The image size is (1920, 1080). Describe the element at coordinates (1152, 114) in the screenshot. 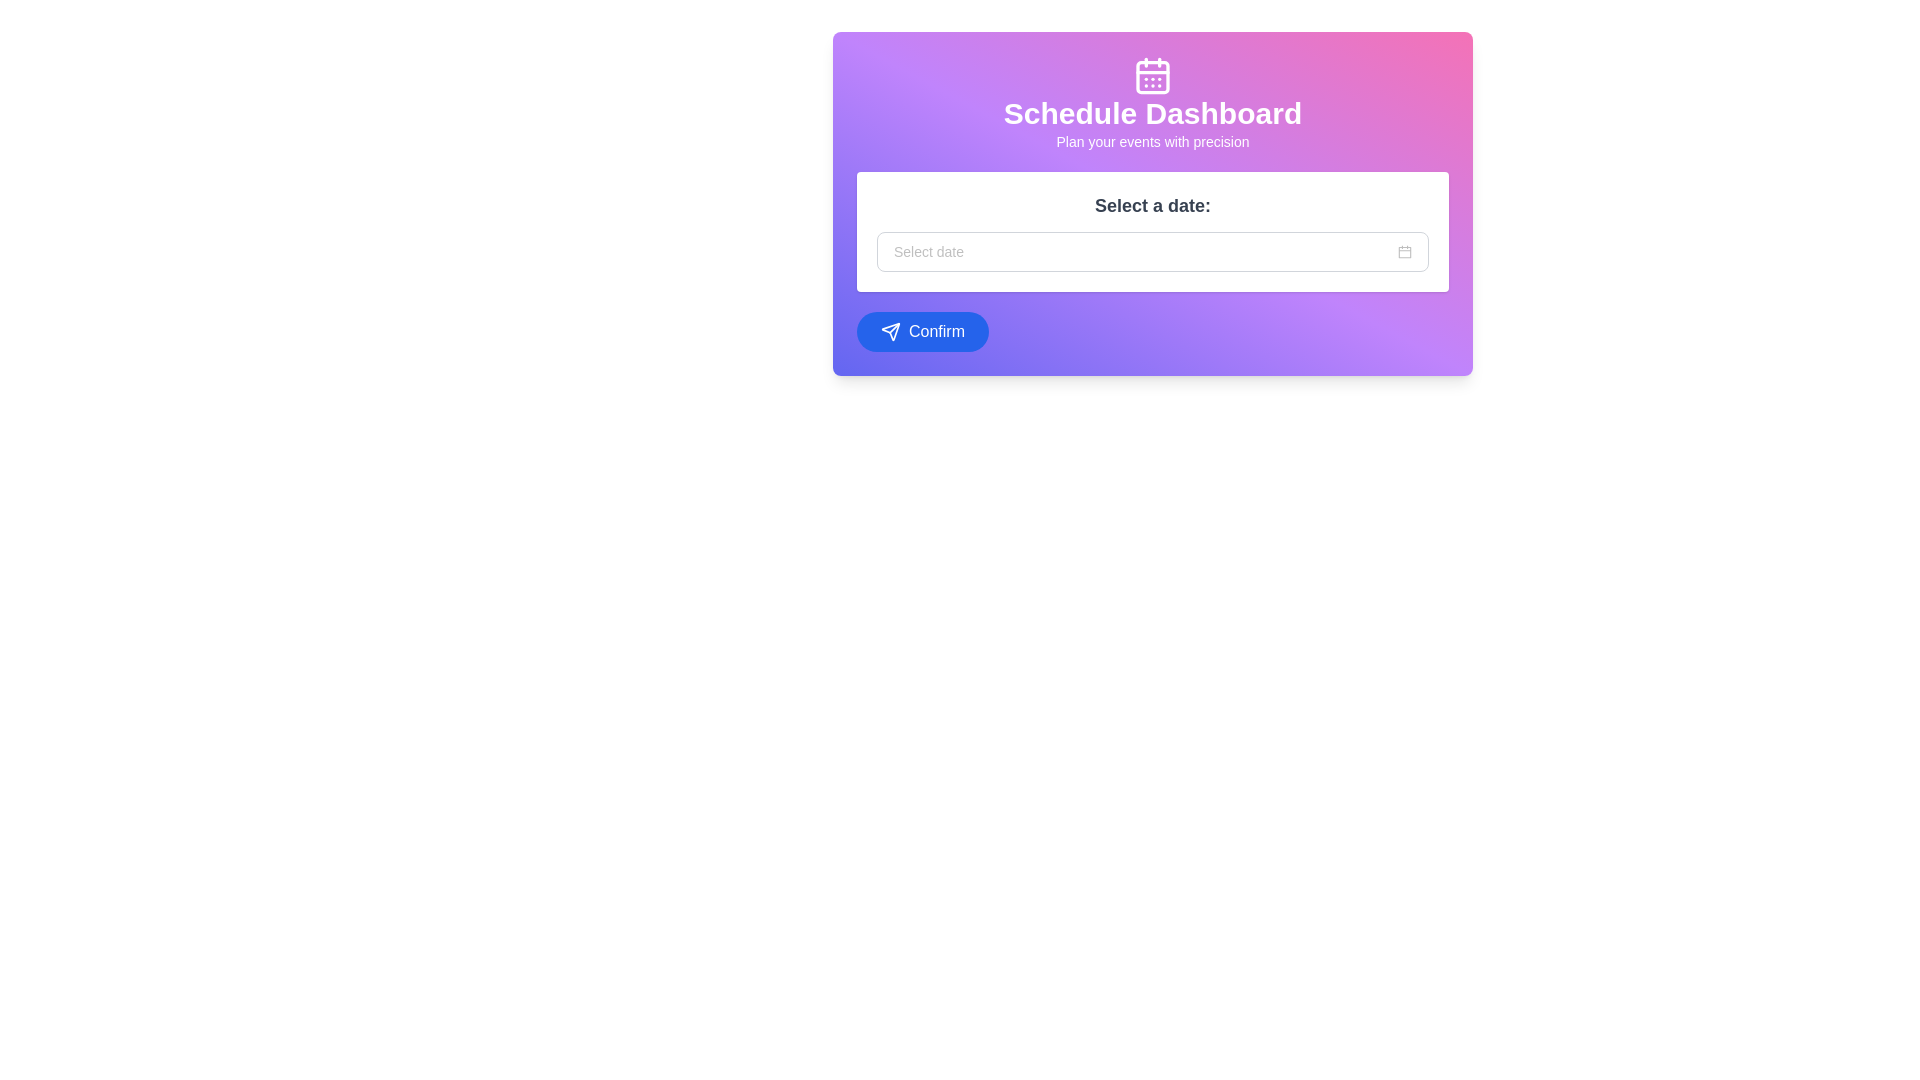

I see `the text label displaying 'Schedule Dashboard', which is bold and large with white text on a pink and purple gradient background, located at the top of the interface below a calendar icon` at that location.